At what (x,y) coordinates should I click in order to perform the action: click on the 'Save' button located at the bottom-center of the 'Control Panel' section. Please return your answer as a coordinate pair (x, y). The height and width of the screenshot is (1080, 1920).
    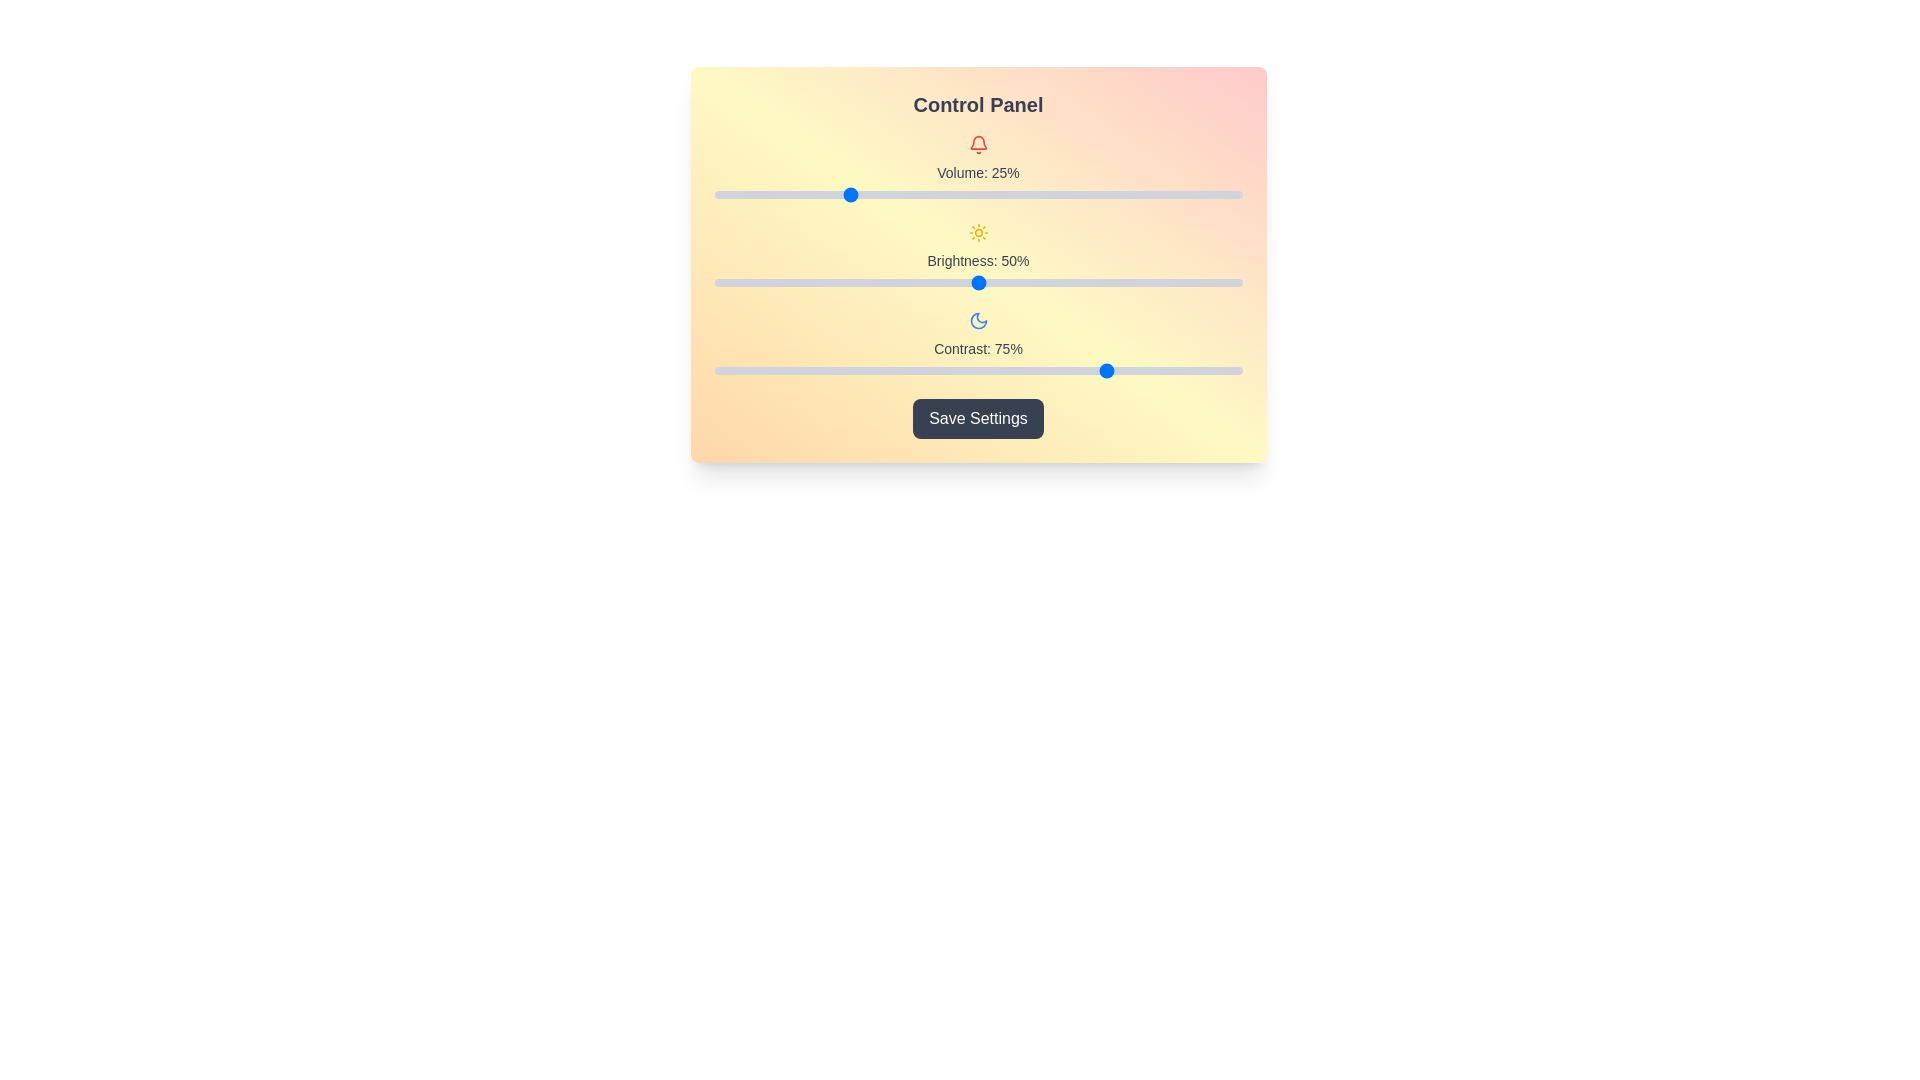
    Looking at the image, I should click on (978, 418).